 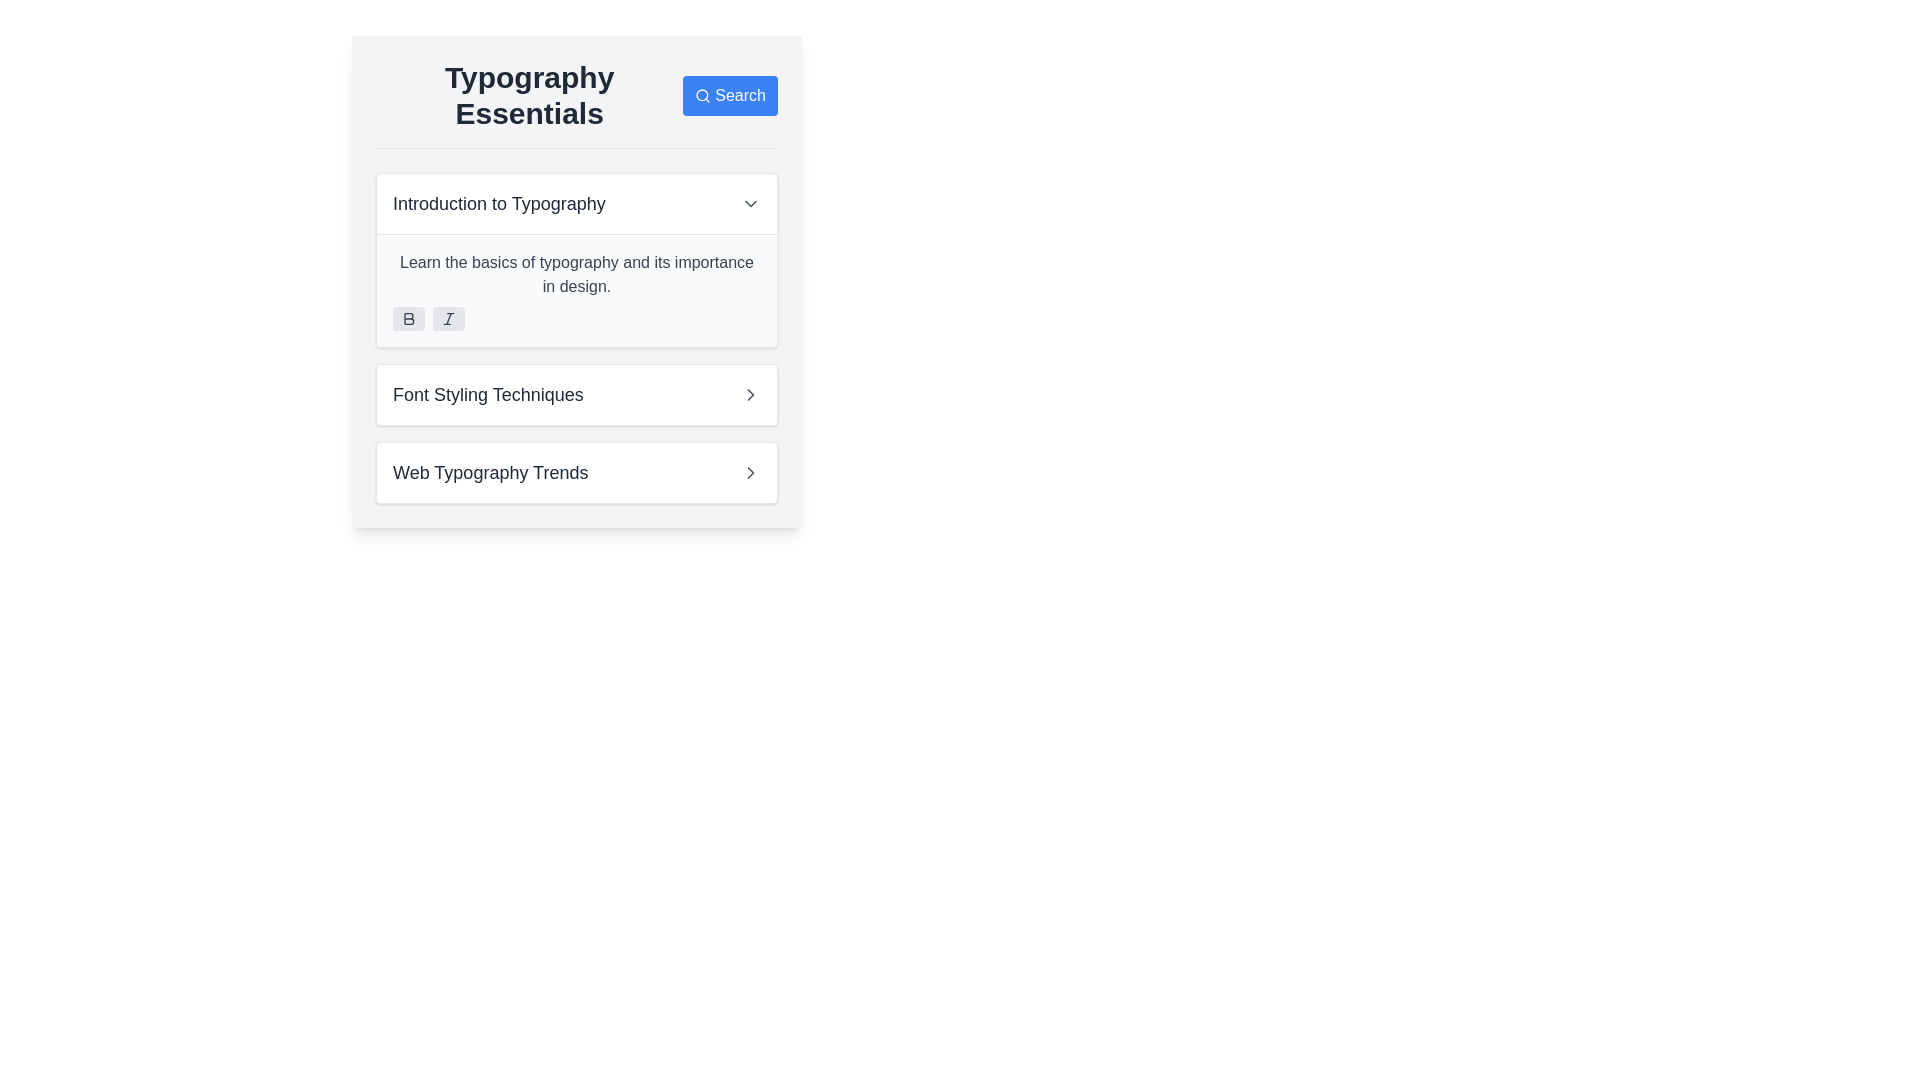 What do you see at coordinates (749, 394) in the screenshot?
I see `the rightward-pointing chevron icon styled in dark gray, located to the right of the 'Font Styling Techniques' list item` at bounding box center [749, 394].